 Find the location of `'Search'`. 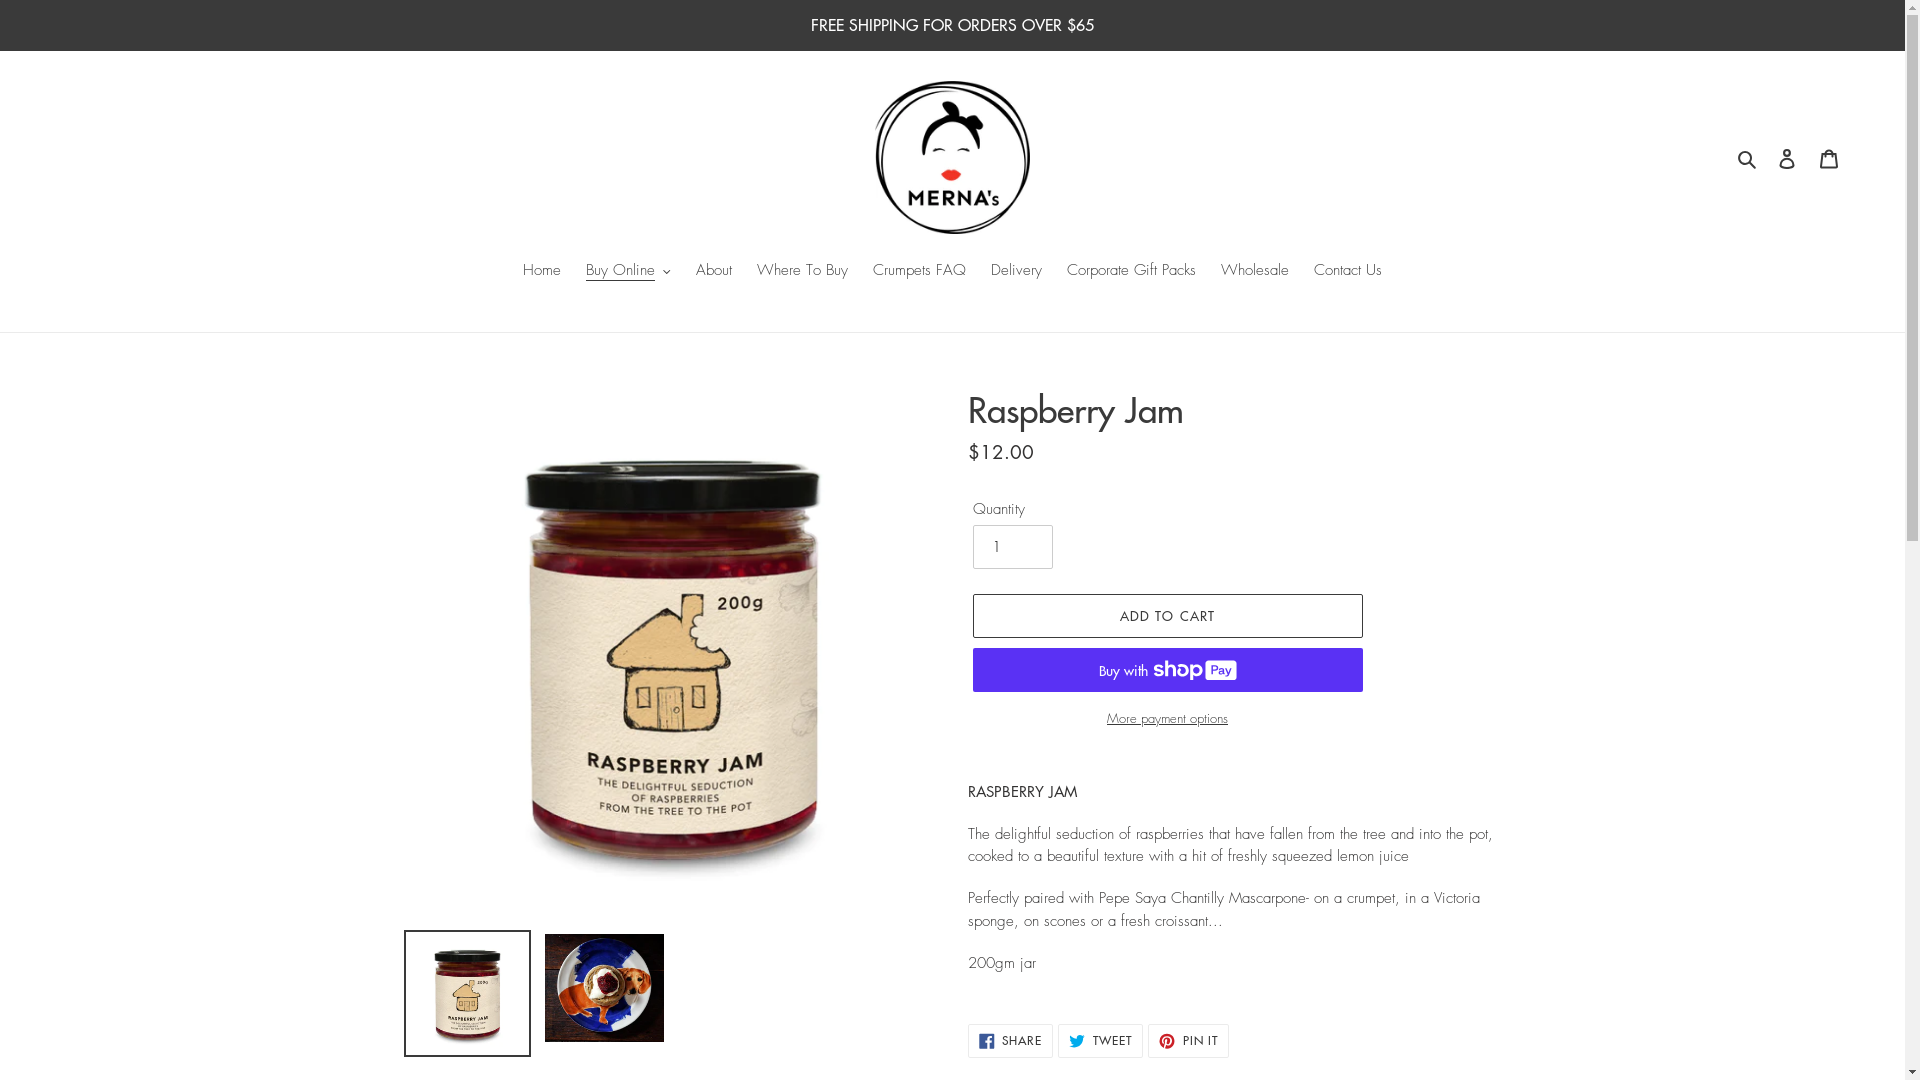

'Search' is located at coordinates (1747, 156).